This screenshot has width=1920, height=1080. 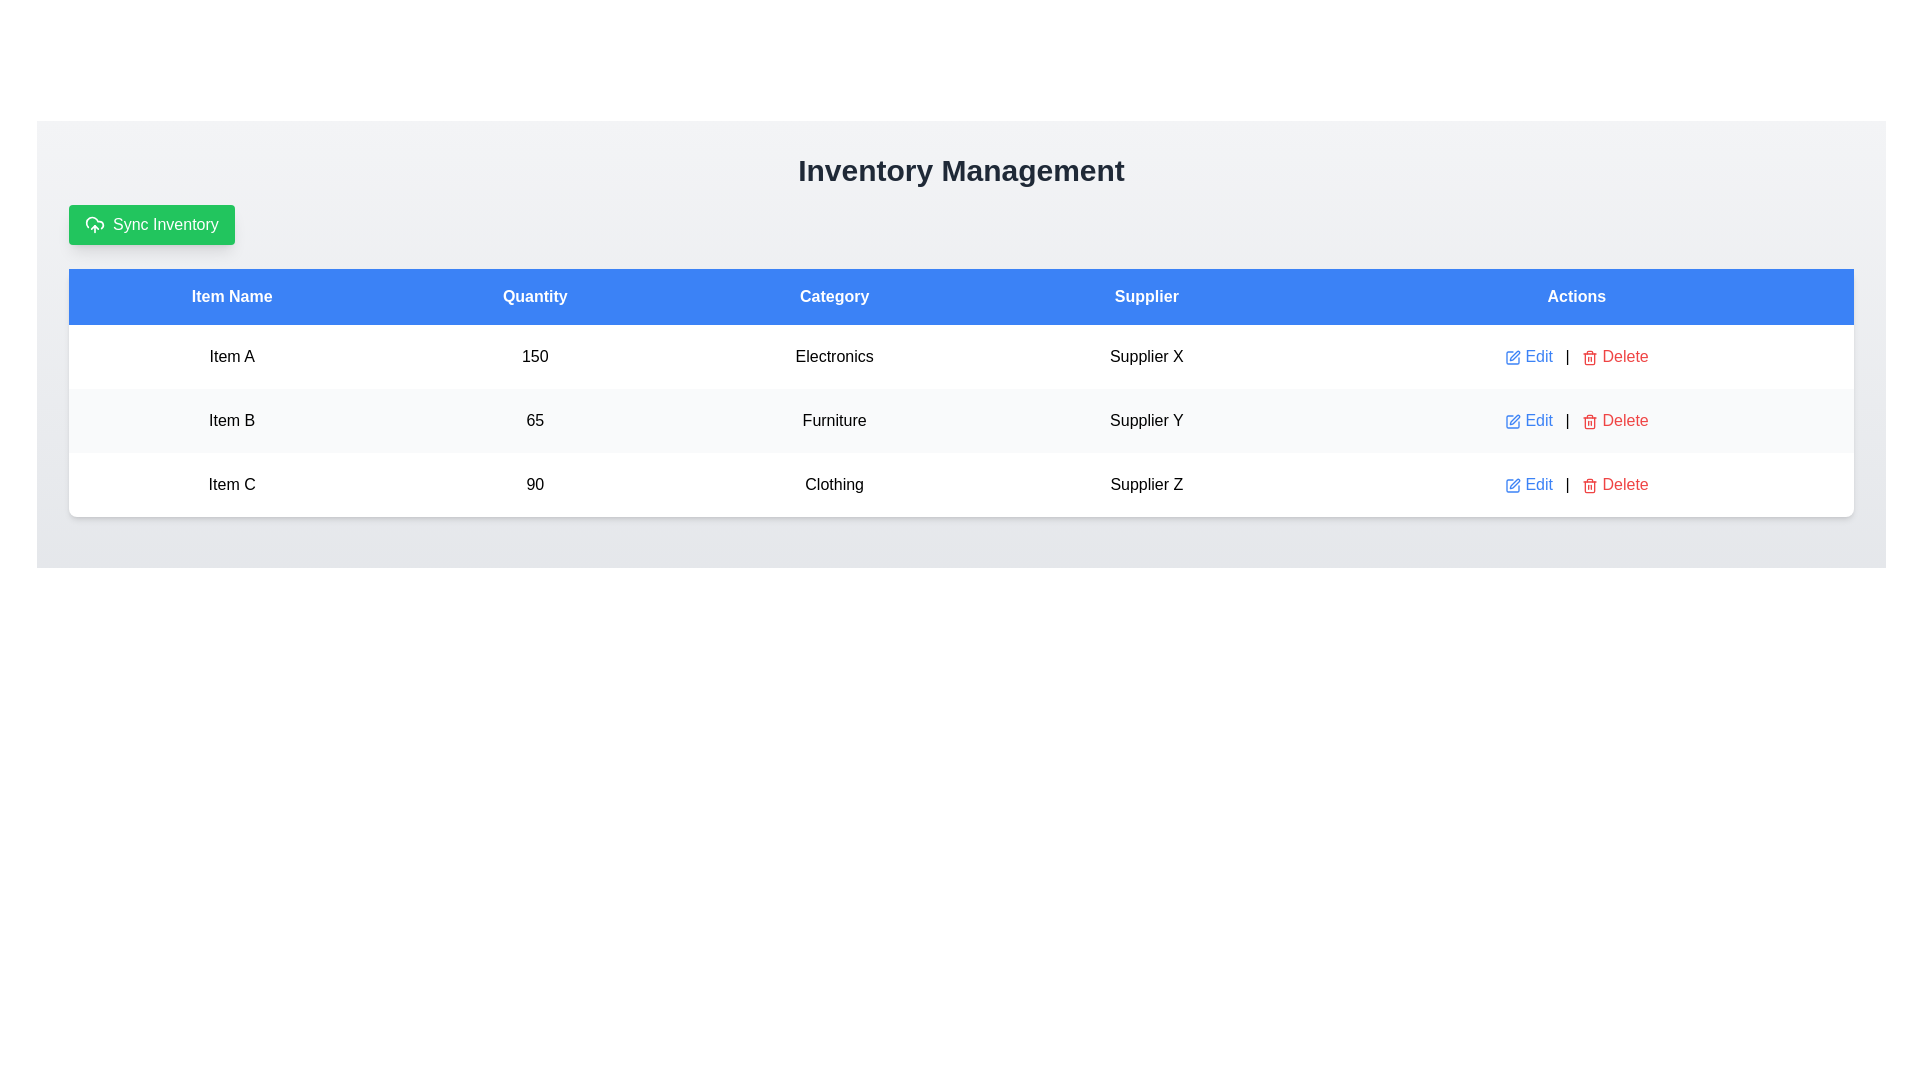 I want to click on the third Table Header Cell in the data table, which is positioned between 'Quantity' and 'Supplier', so click(x=834, y=297).